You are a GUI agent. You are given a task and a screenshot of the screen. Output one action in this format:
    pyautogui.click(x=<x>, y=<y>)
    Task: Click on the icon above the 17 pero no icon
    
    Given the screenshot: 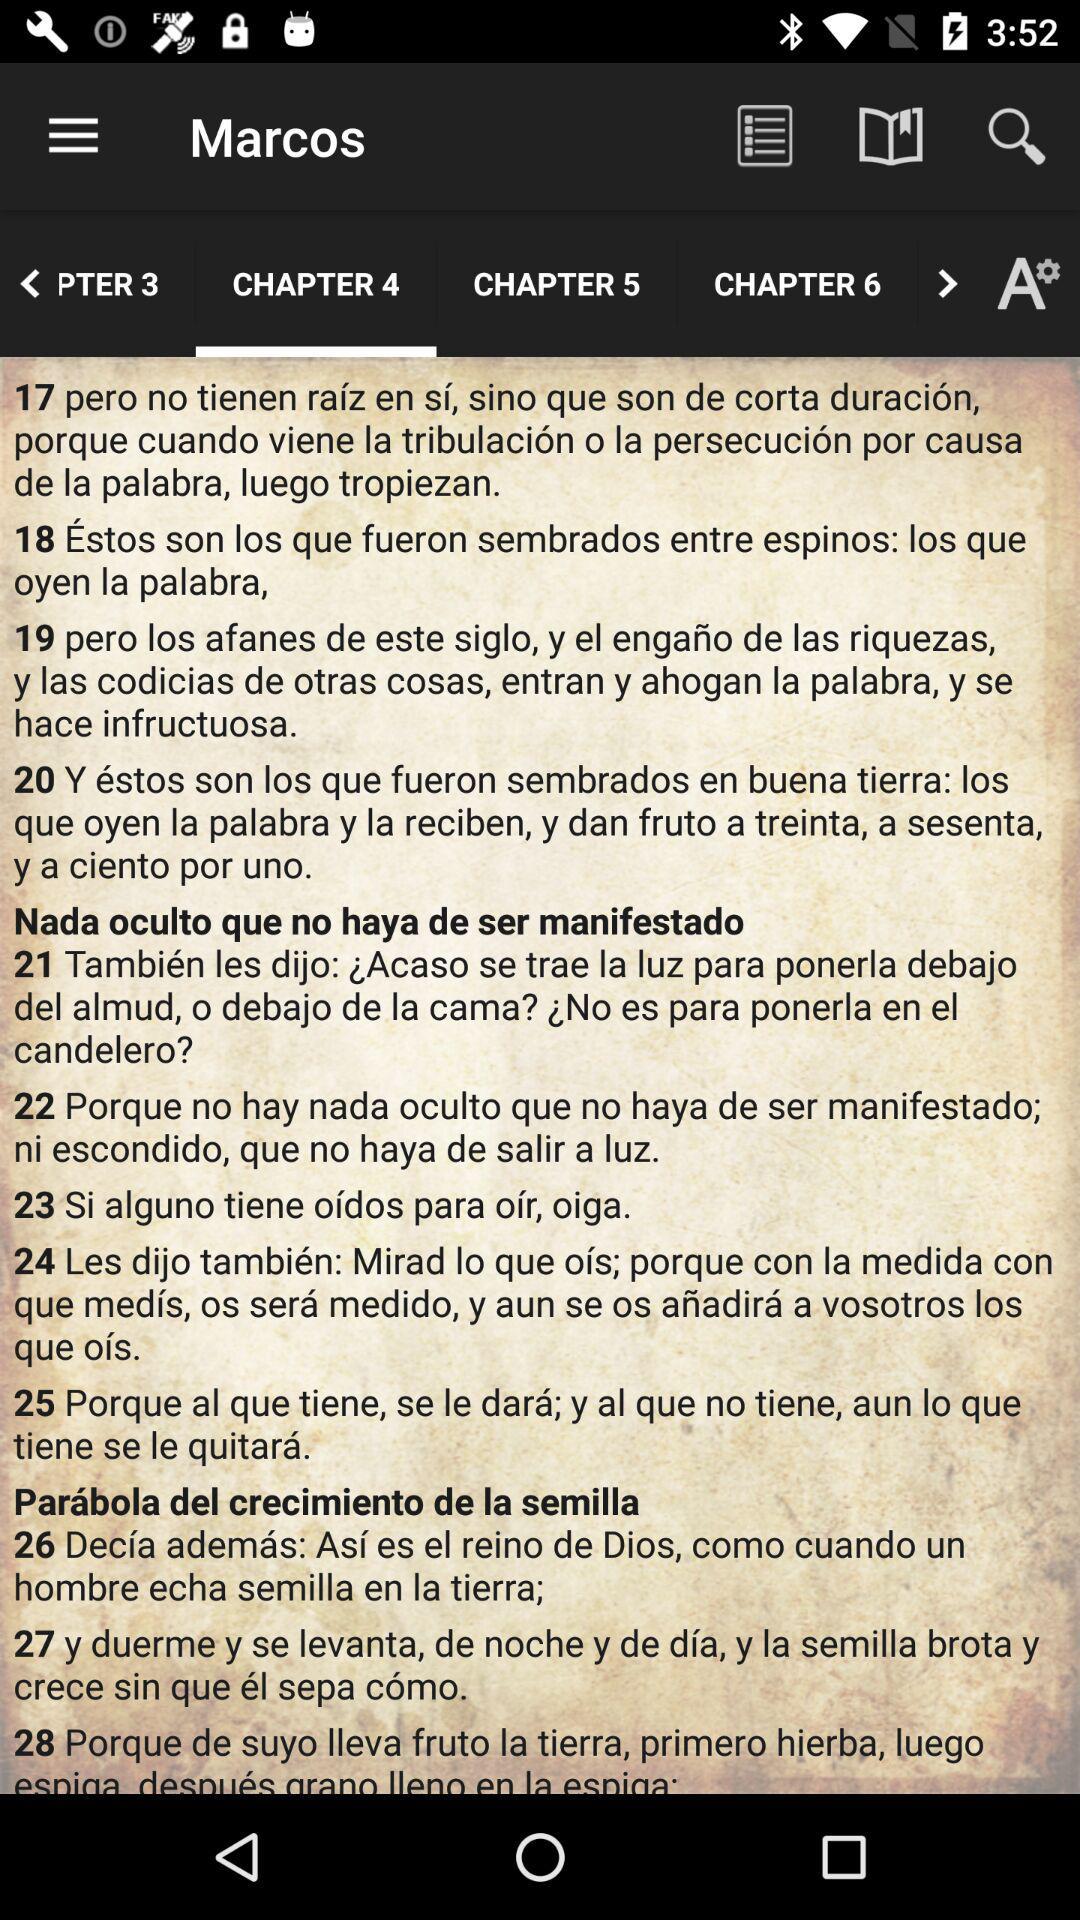 What is the action you would take?
    pyautogui.click(x=918, y=282)
    